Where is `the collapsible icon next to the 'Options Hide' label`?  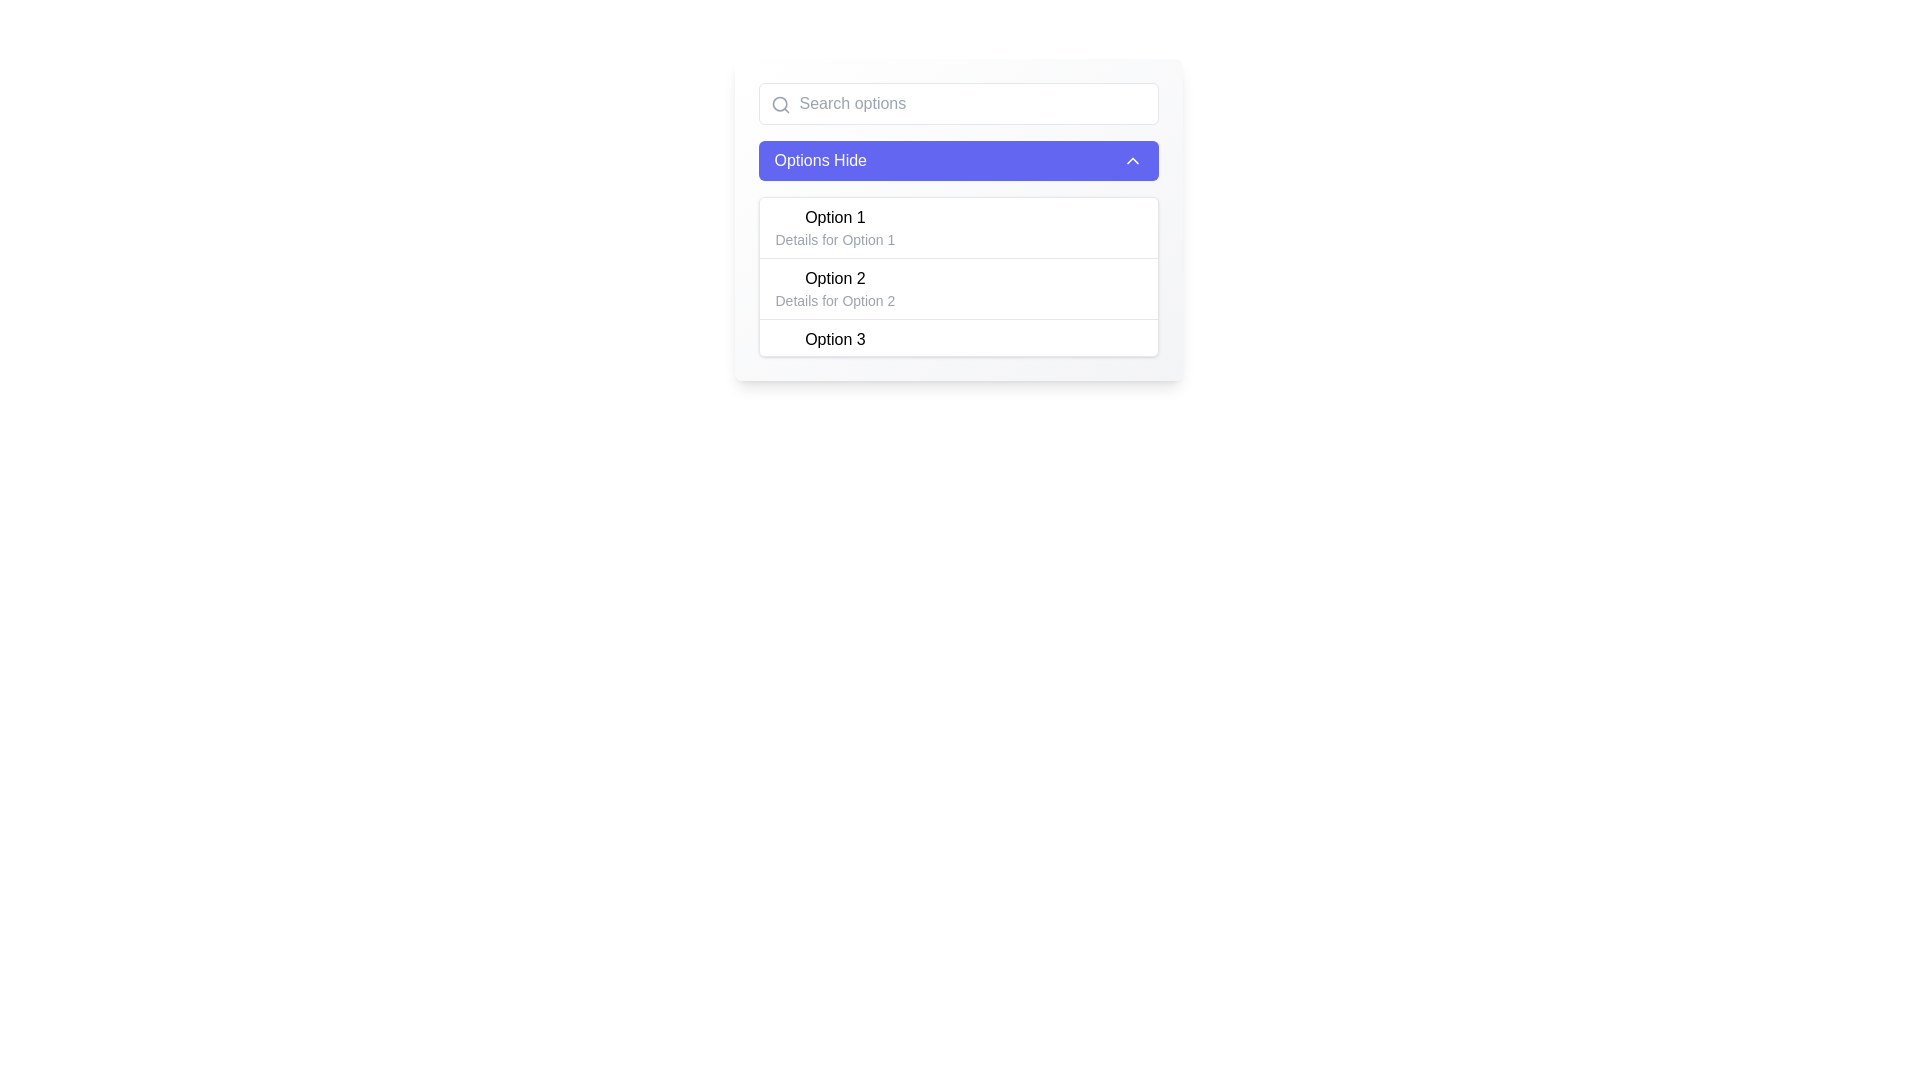
the collapsible icon next to the 'Options Hide' label is located at coordinates (1132, 160).